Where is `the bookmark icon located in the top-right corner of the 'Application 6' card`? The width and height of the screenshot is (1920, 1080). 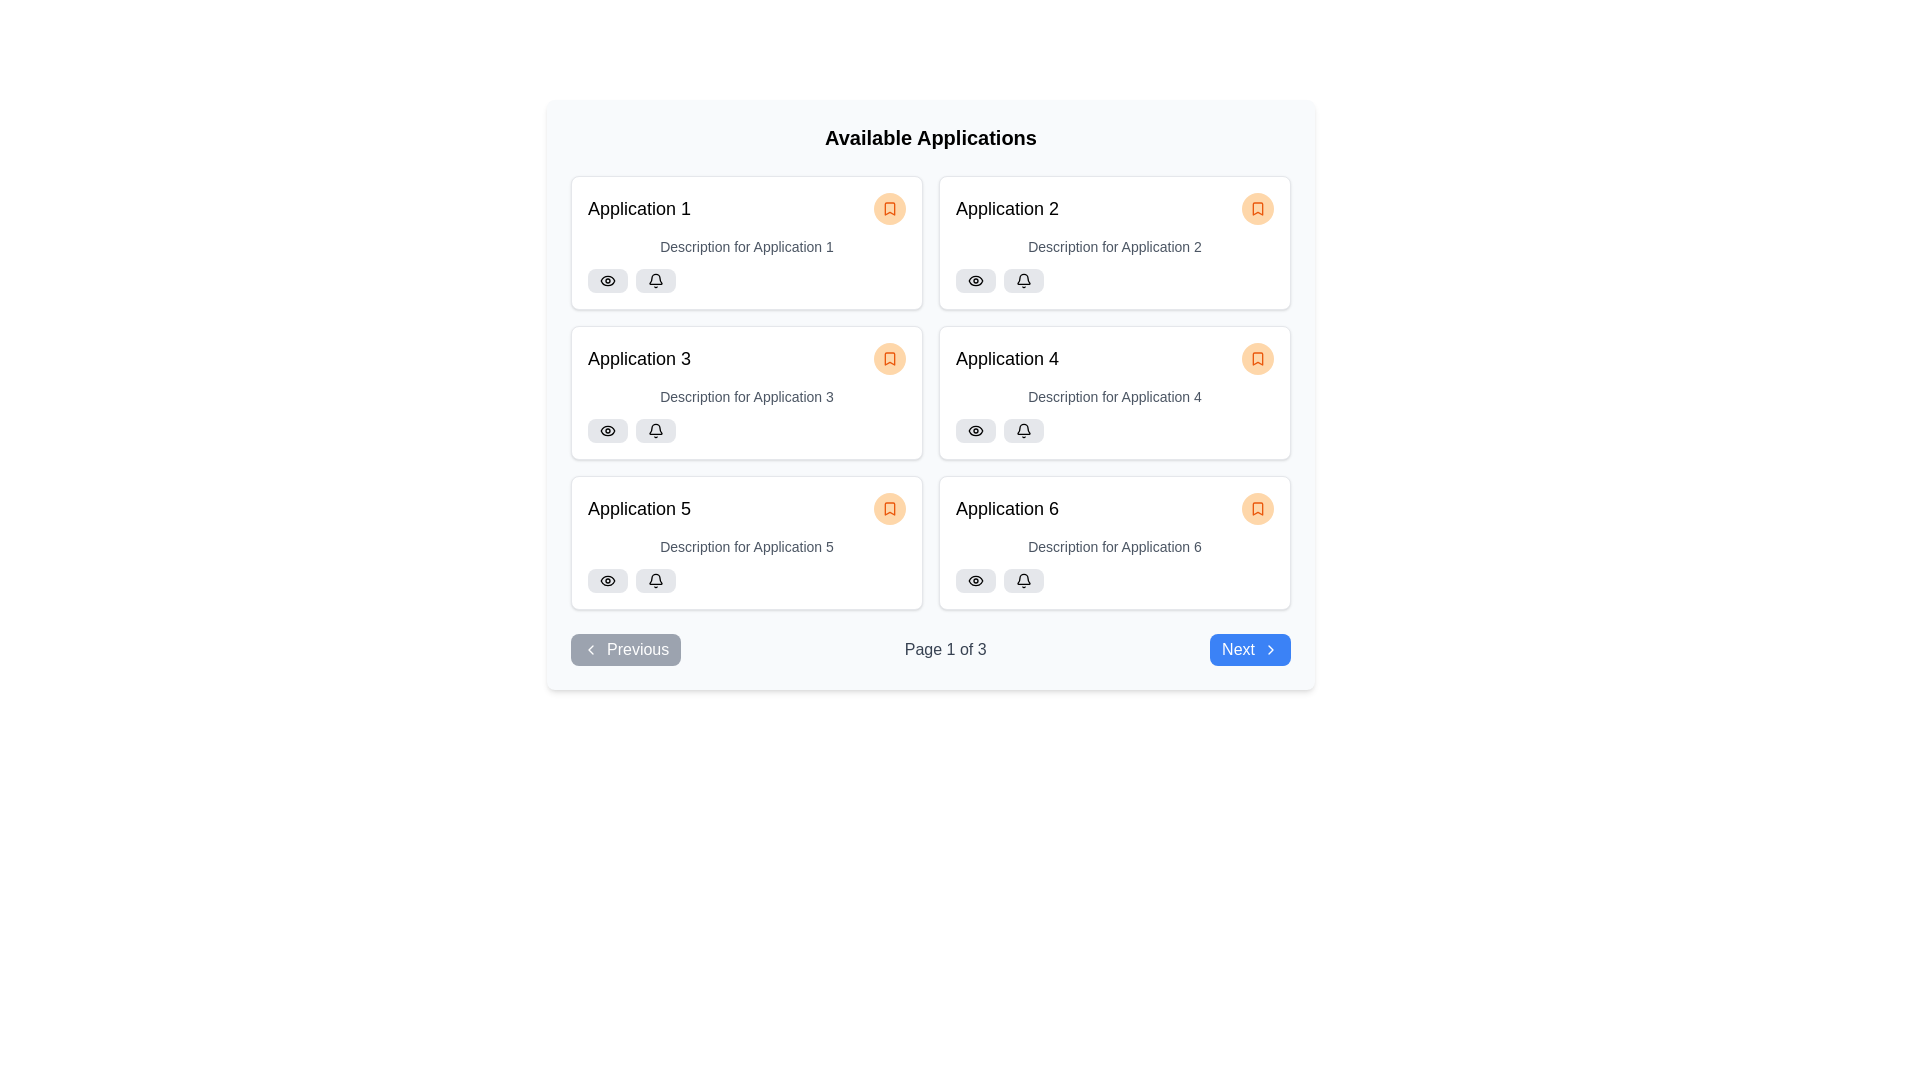 the bookmark icon located in the top-right corner of the 'Application 6' card is located at coordinates (1256, 508).